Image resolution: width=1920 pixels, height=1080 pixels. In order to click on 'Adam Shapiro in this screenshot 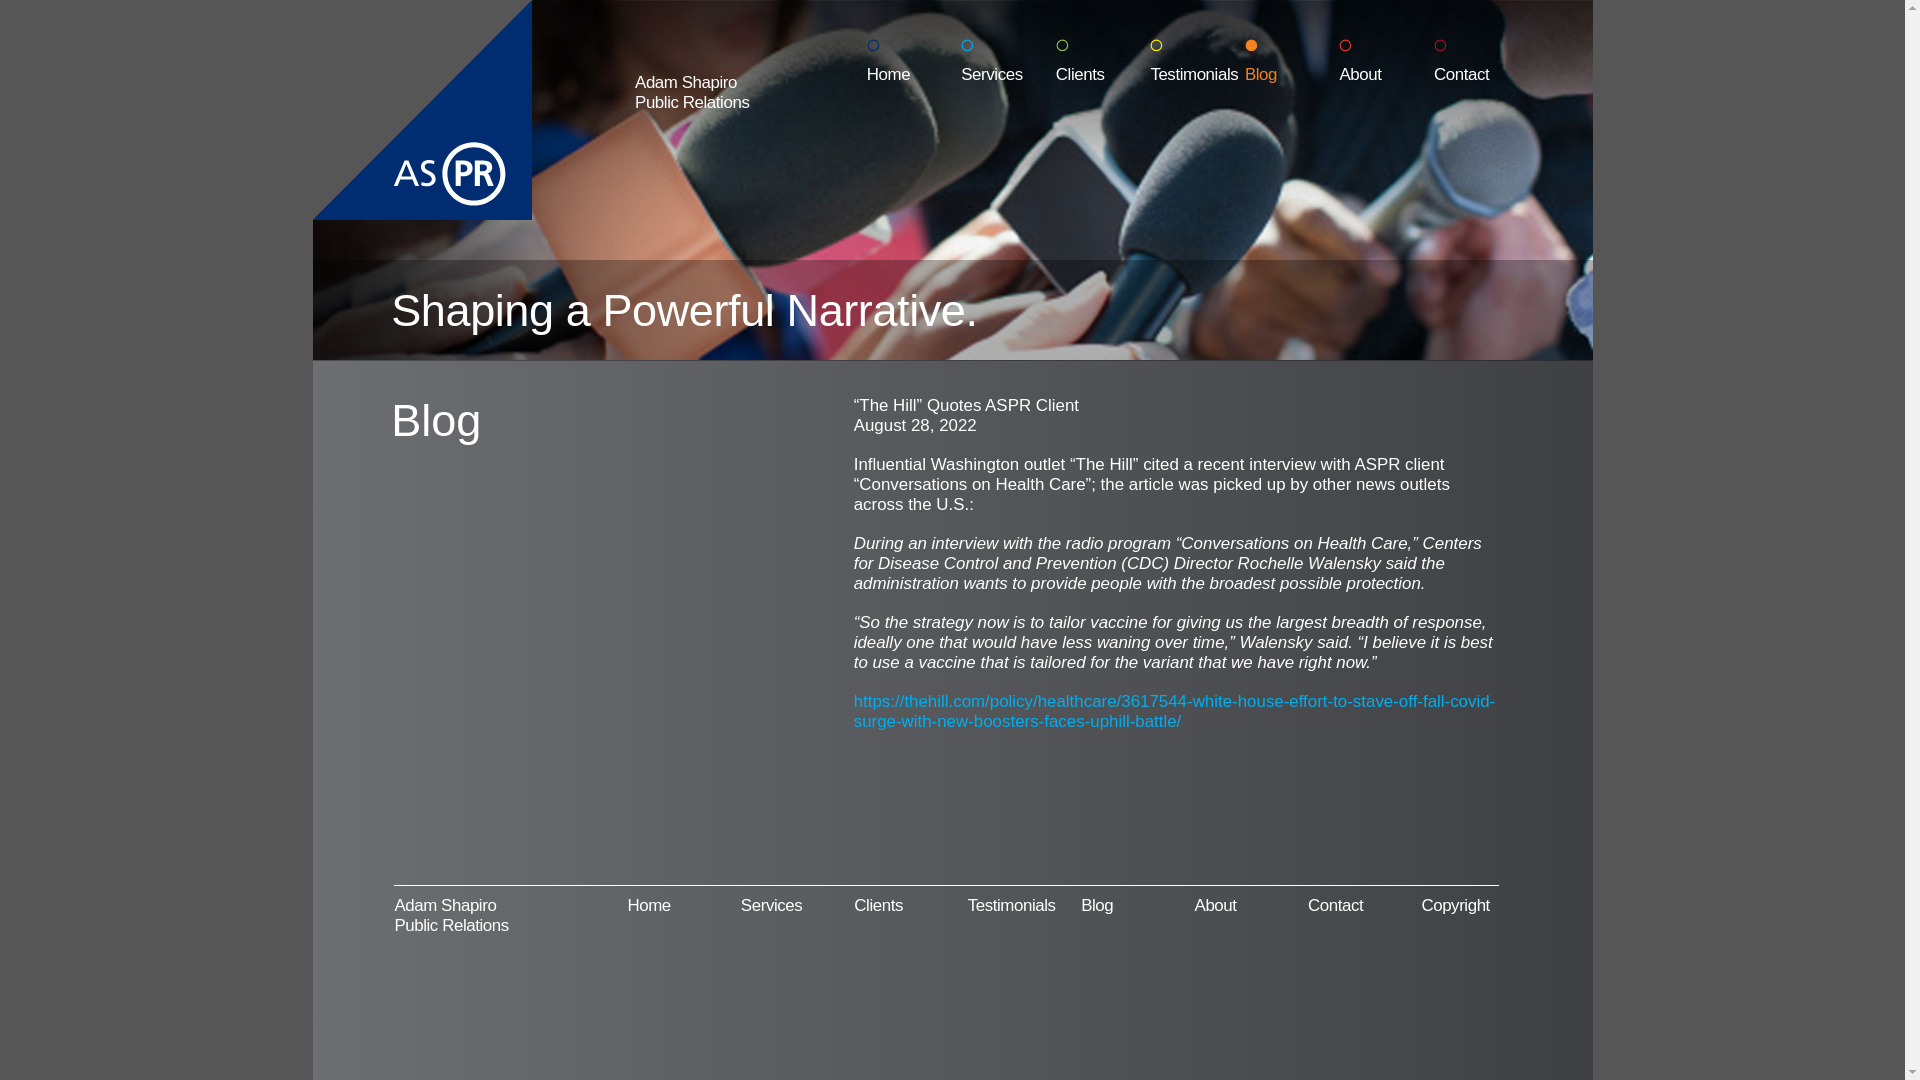, I will do `click(633, 92)`.